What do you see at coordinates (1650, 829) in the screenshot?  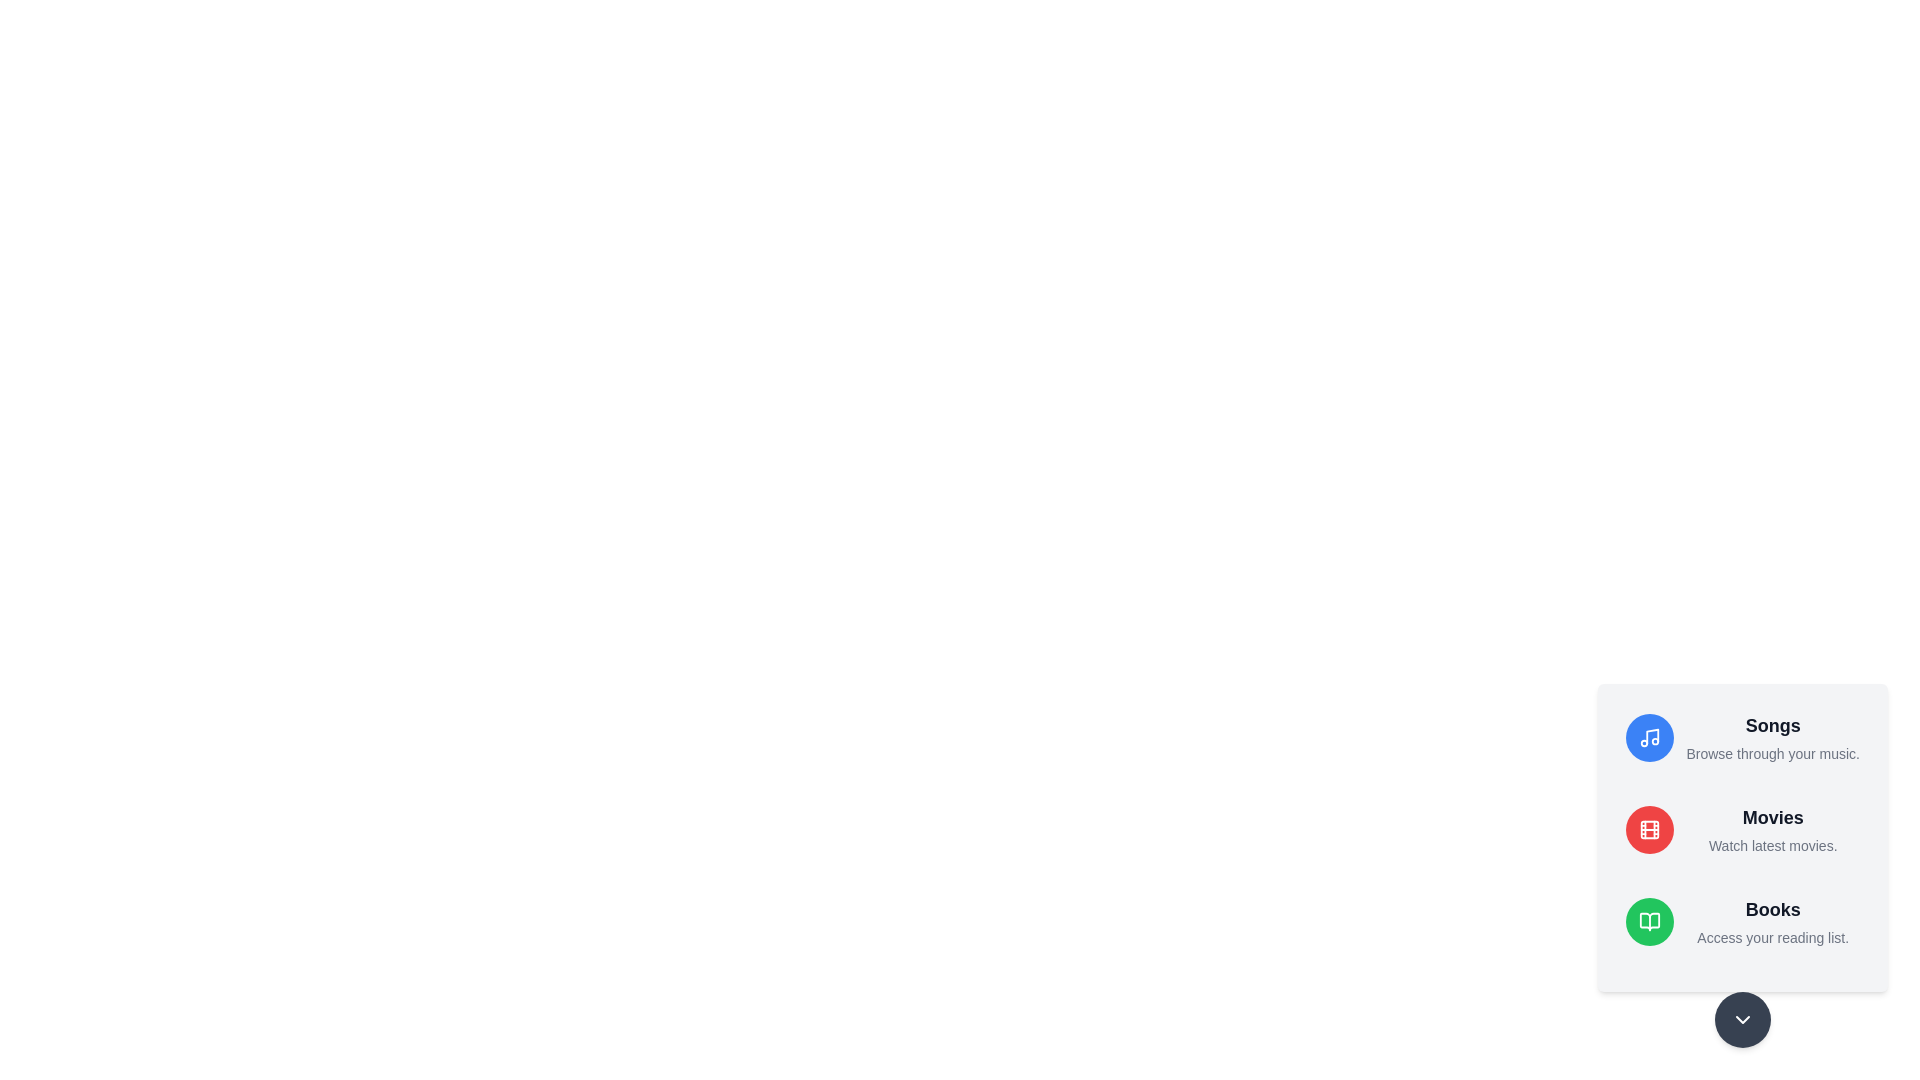 I see `the Movies button to interact with the corresponding media option` at bounding box center [1650, 829].